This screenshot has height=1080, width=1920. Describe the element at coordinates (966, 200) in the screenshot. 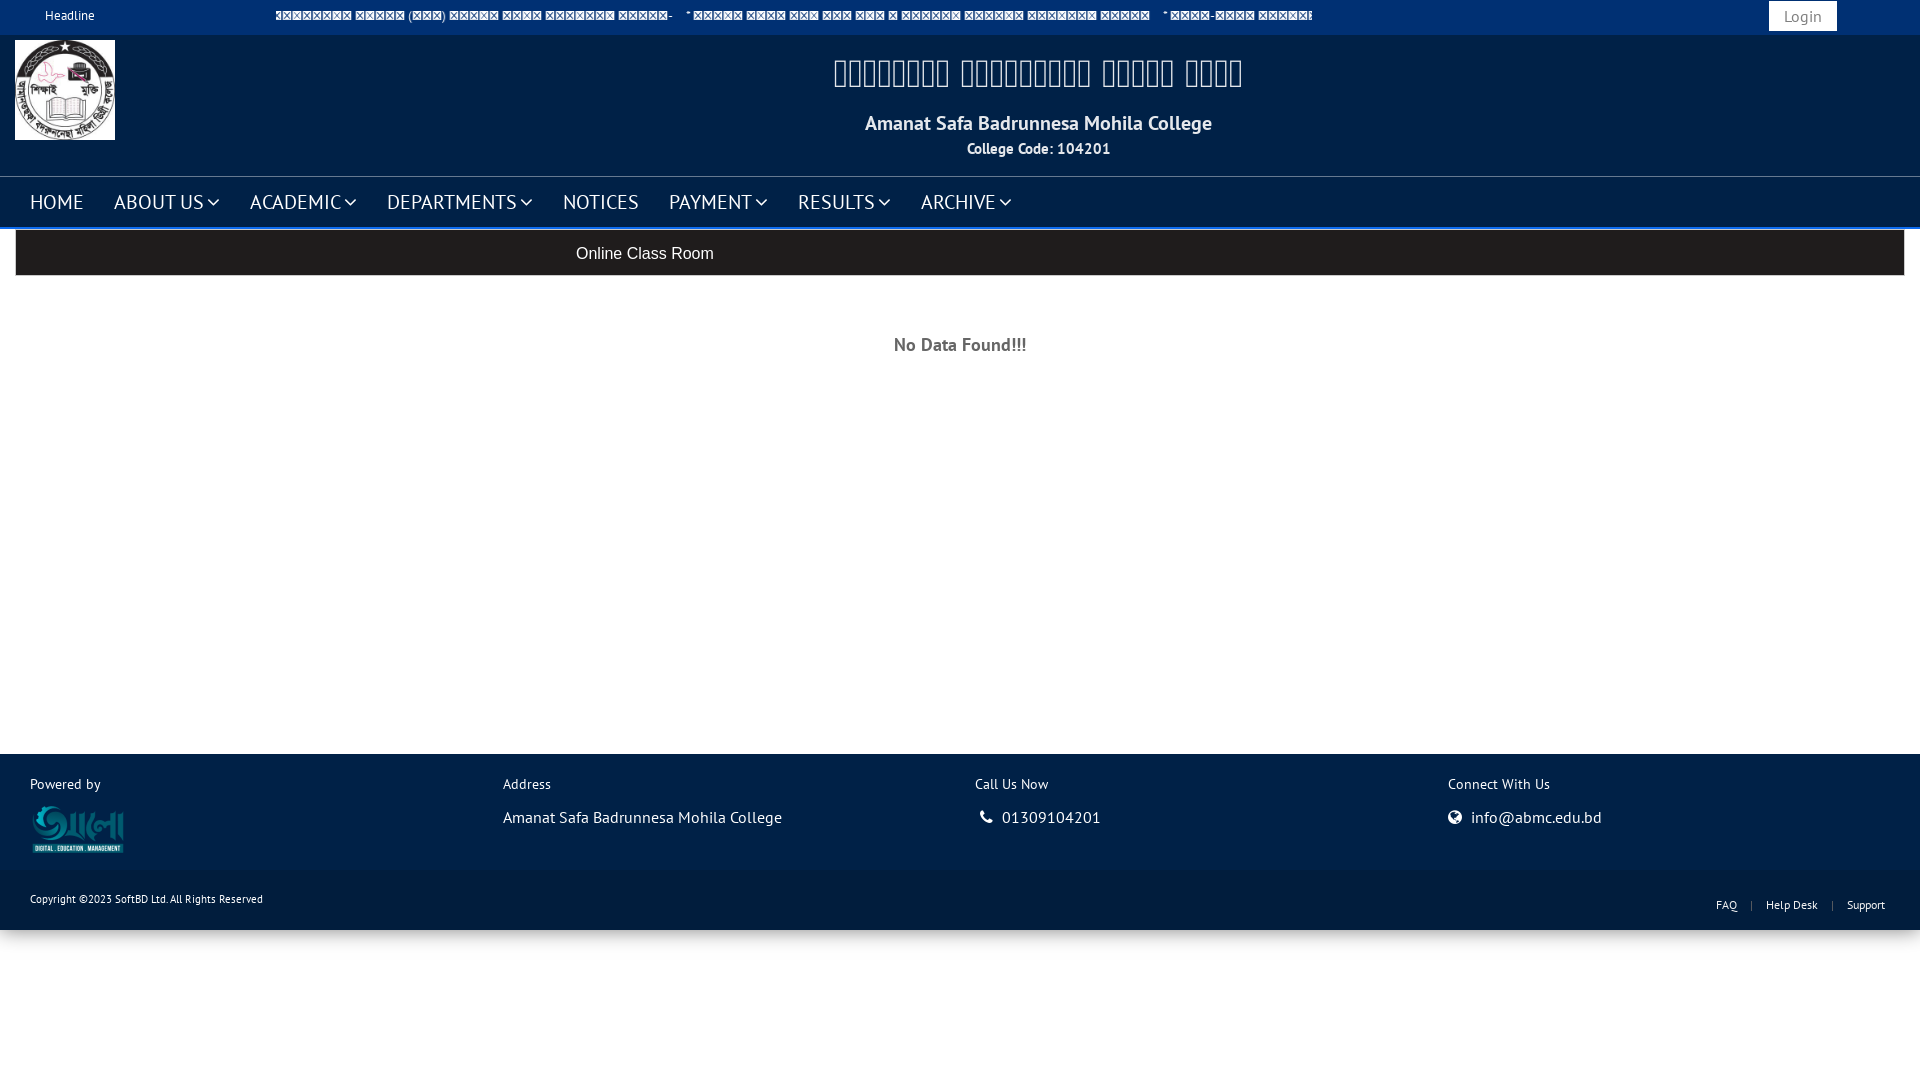

I see `'ARCHIVE'` at that location.